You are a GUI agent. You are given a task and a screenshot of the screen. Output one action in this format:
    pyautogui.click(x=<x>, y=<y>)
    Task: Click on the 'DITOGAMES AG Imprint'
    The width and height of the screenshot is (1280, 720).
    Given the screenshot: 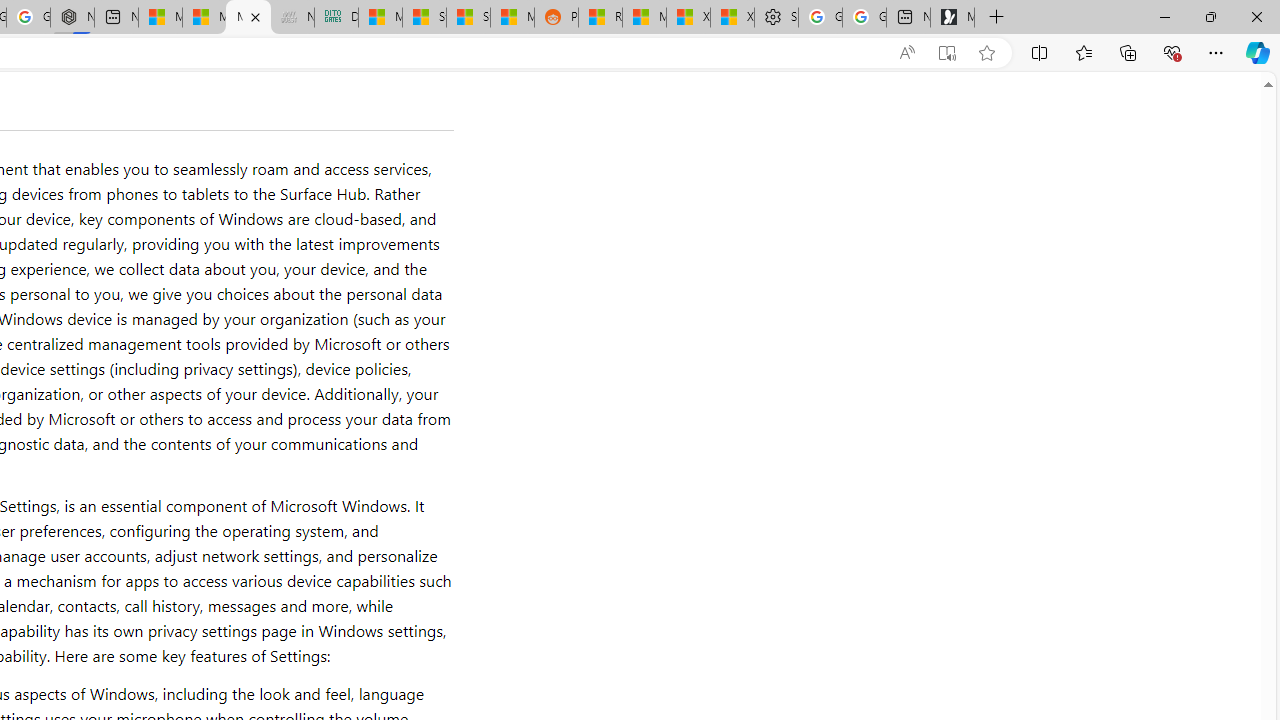 What is the action you would take?
    pyautogui.click(x=336, y=17)
    